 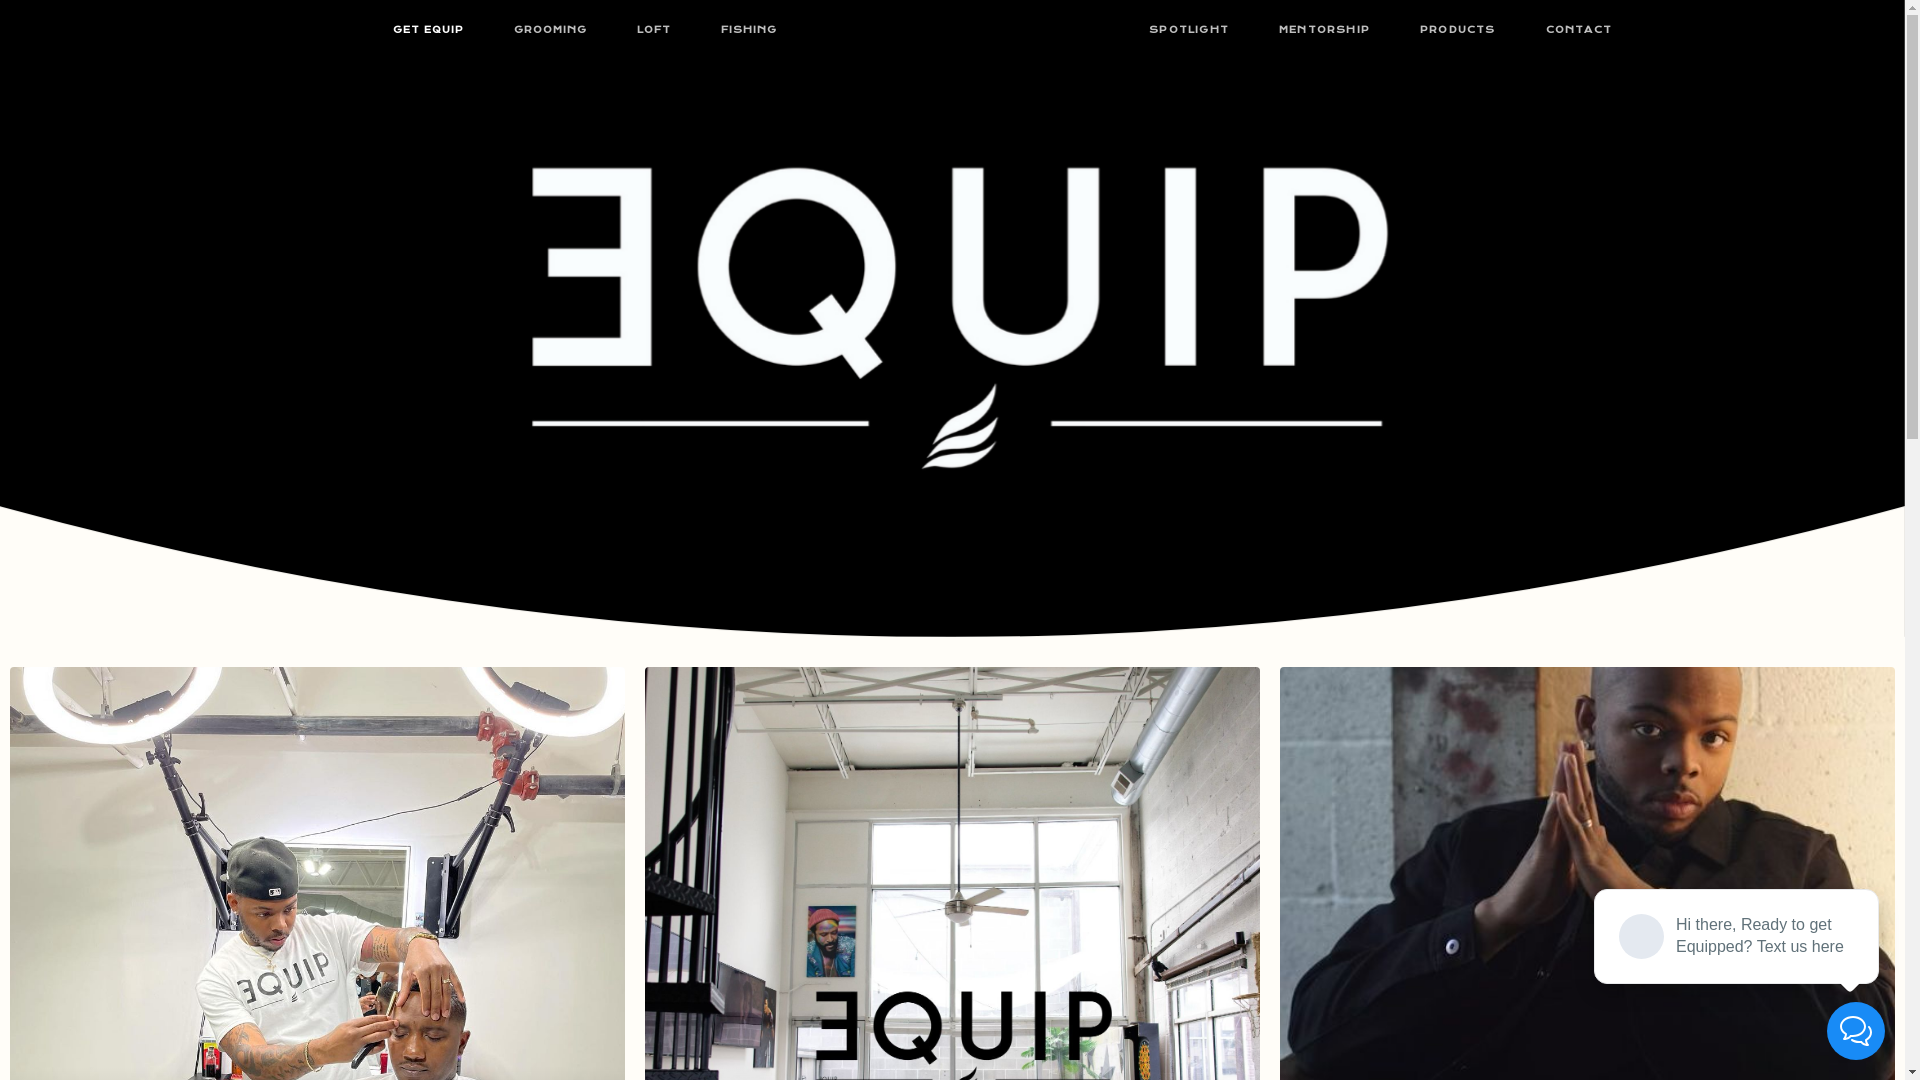 I want to click on 'CONTACT', so click(x=1578, y=30).